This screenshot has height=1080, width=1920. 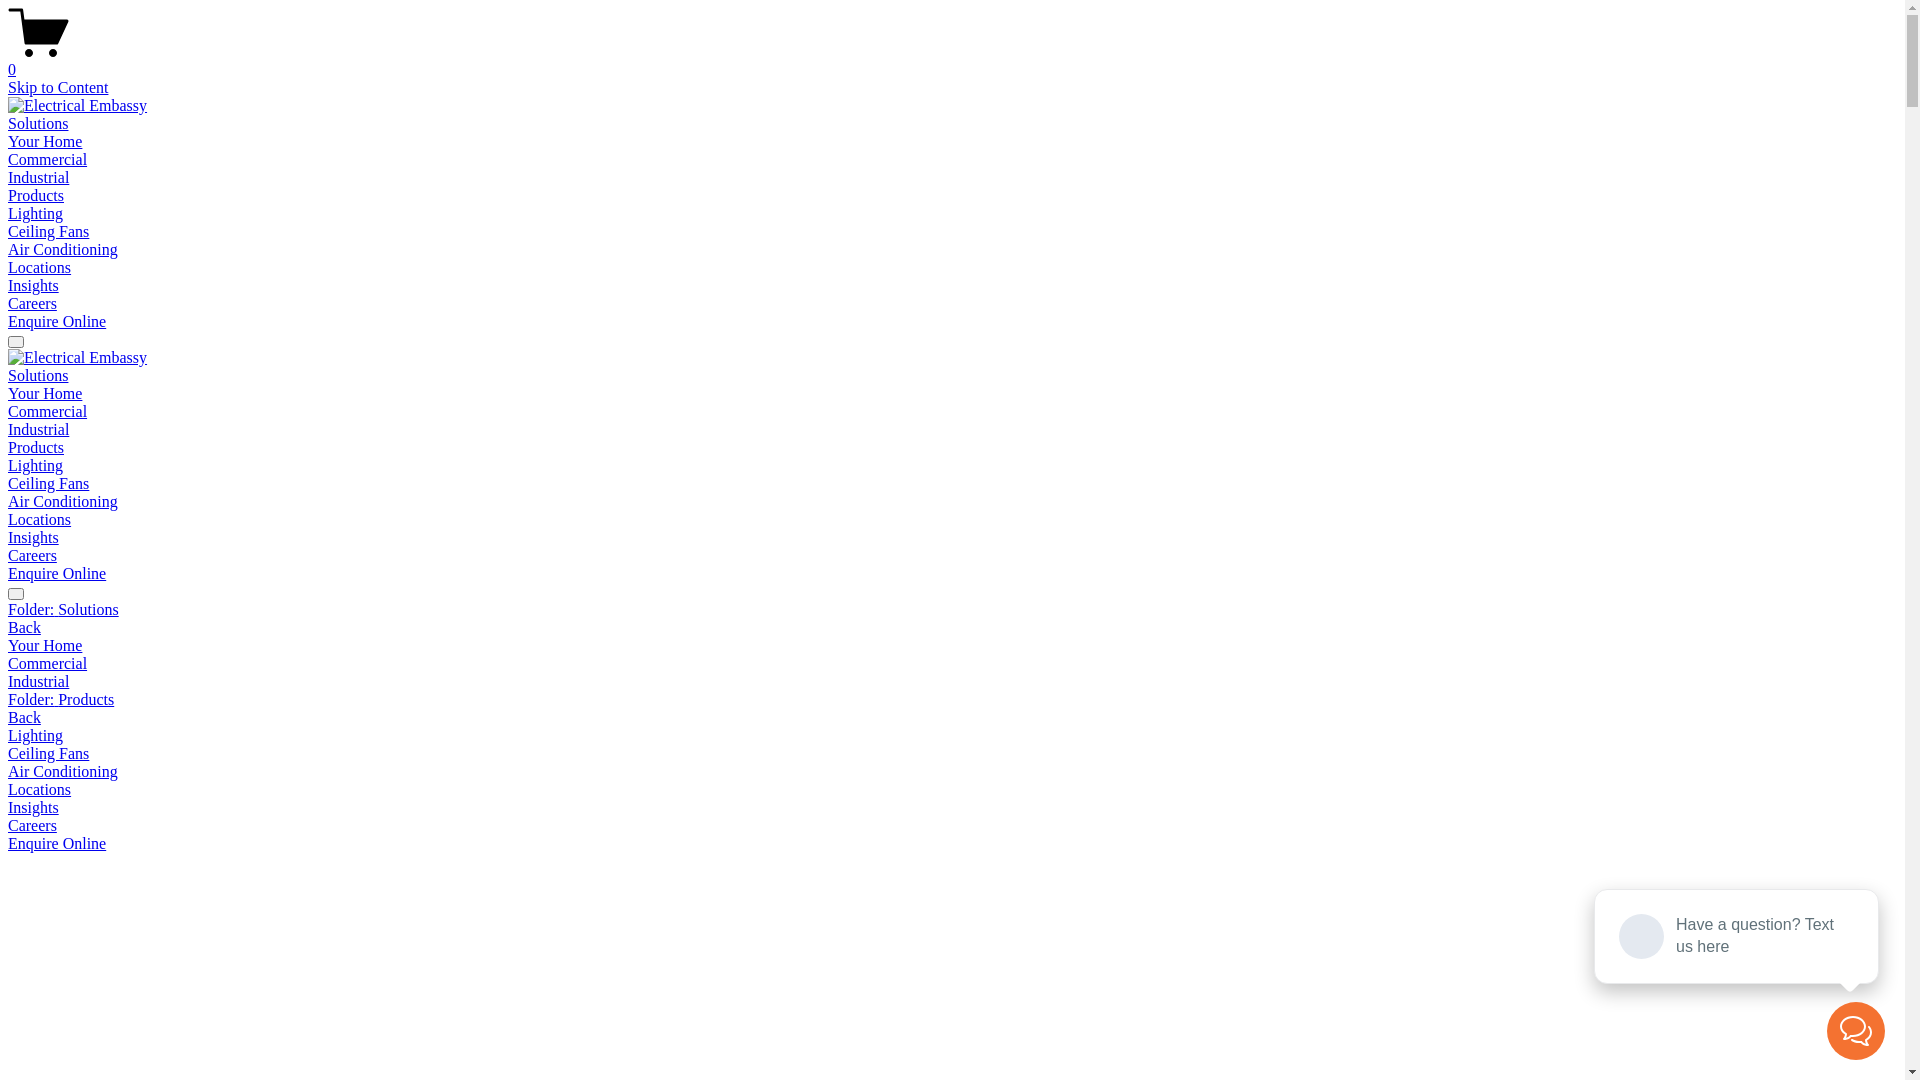 What do you see at coordinates (35, 213) in the screenshot?
I see `'Lighting'` at bounding box center [35, 213].